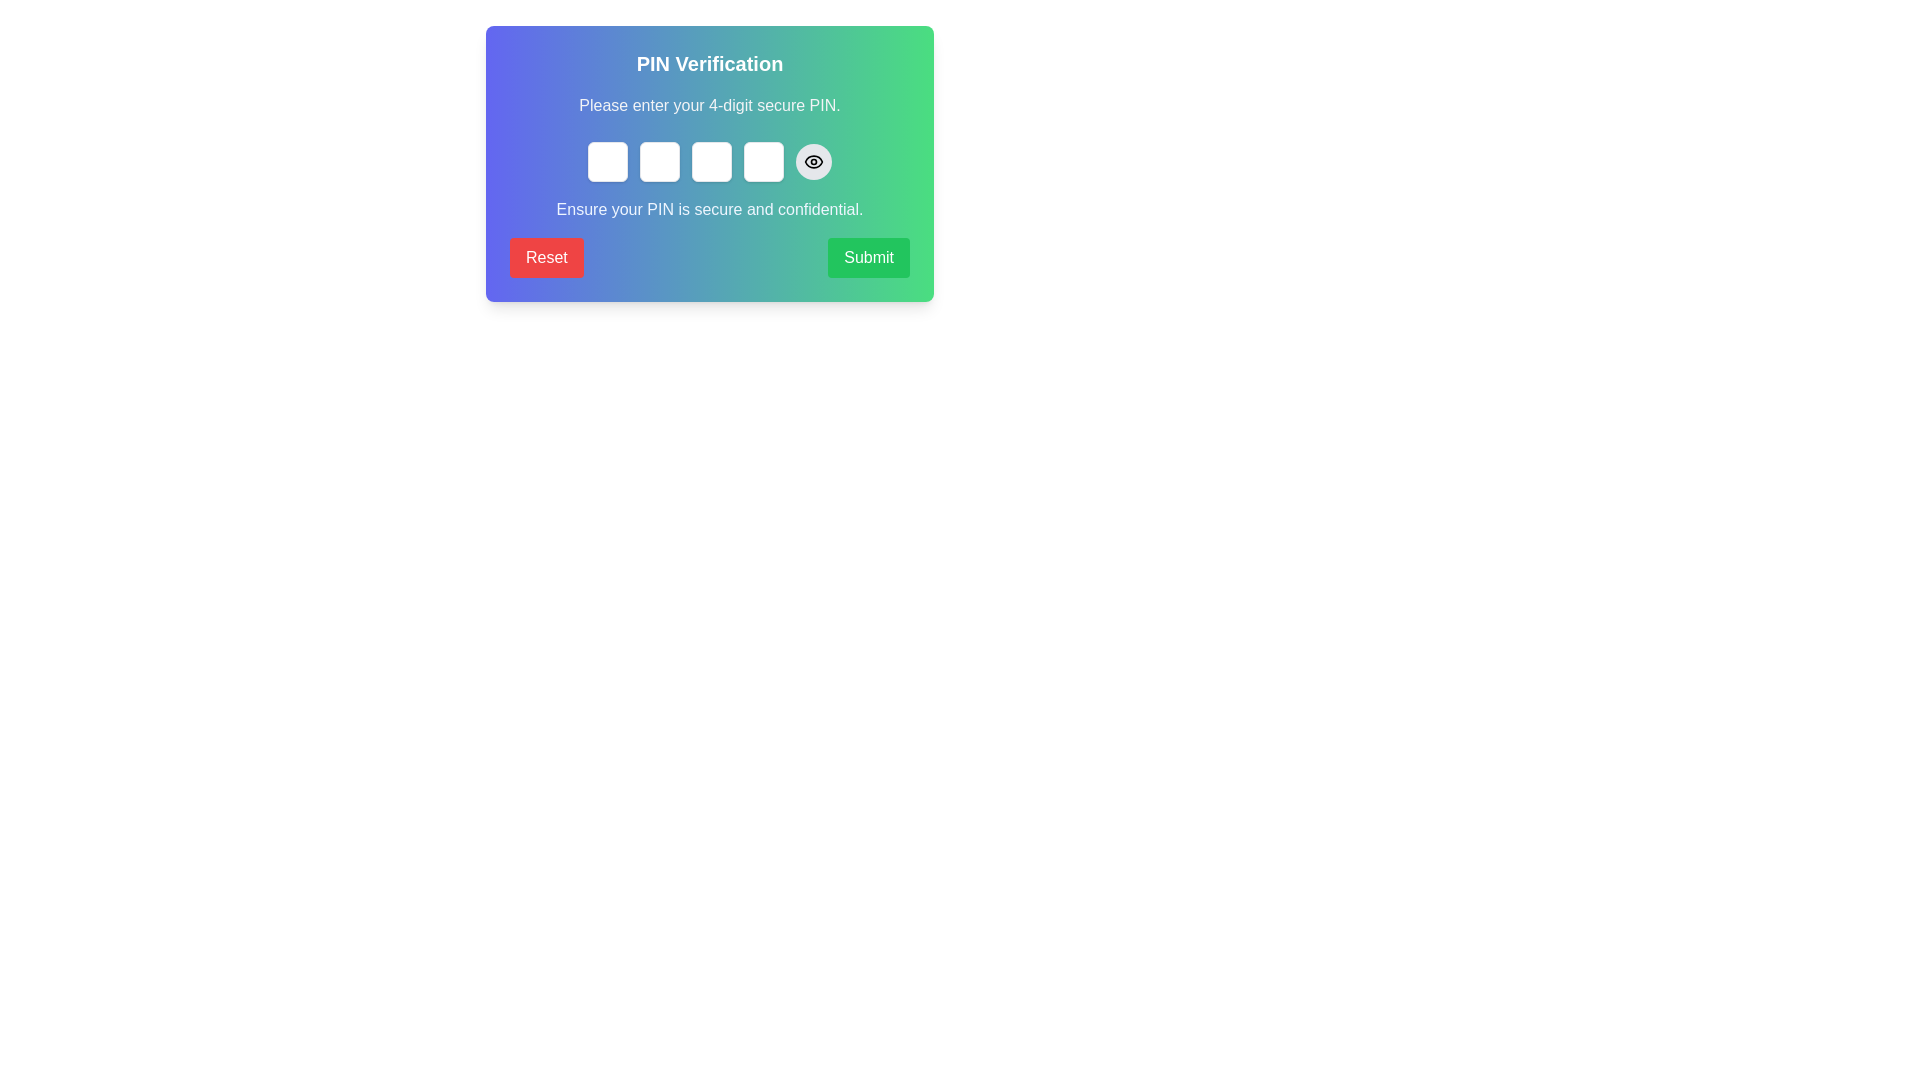  What do you see at coordinates (710, 105) in the screenshot?
I see `the text label that provides instructions or guidance for entering the secure 4-digit PIN, located below the 'PIN Verification' text element` at bounding box center [710, 105].